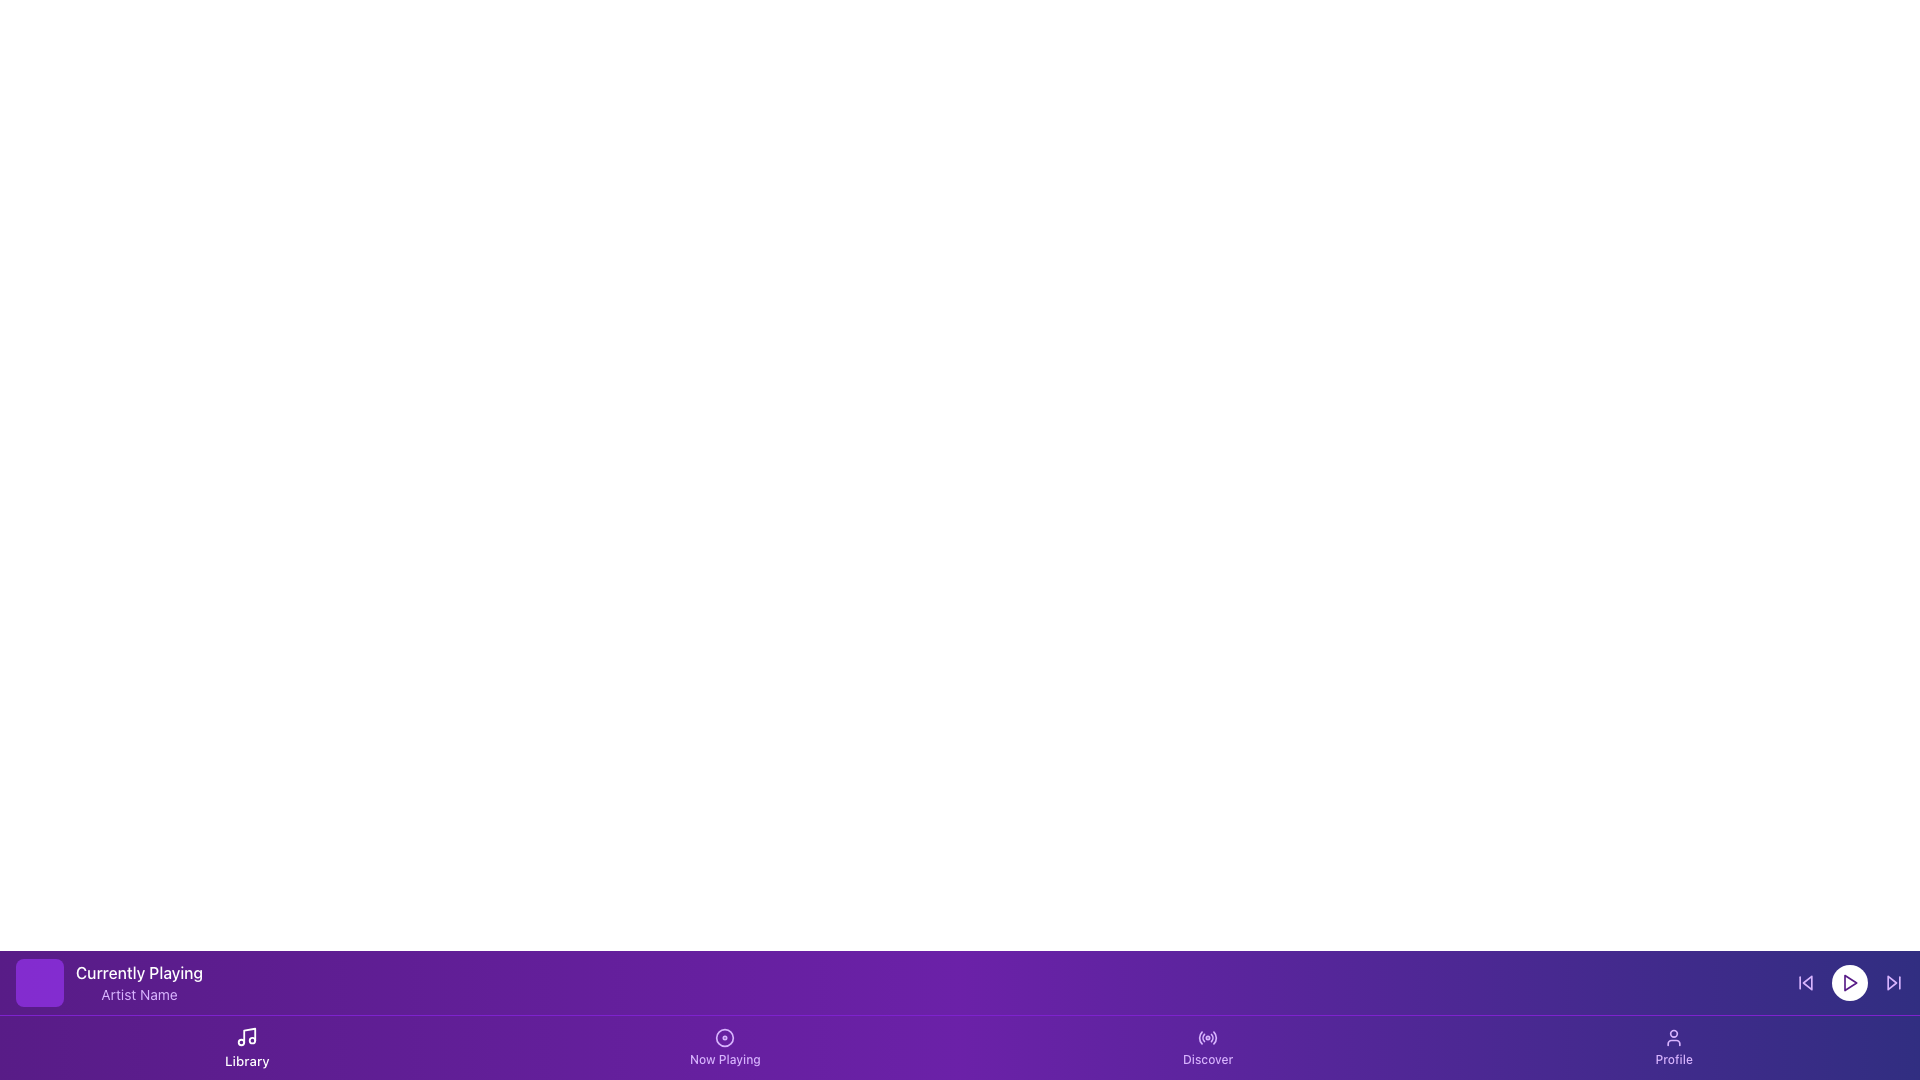  What do you see at coordinates (246, 1036) in the screenshot?
I see `the 'Library' icon in the bottom navigation bar` at bounding box center [246, 1036].